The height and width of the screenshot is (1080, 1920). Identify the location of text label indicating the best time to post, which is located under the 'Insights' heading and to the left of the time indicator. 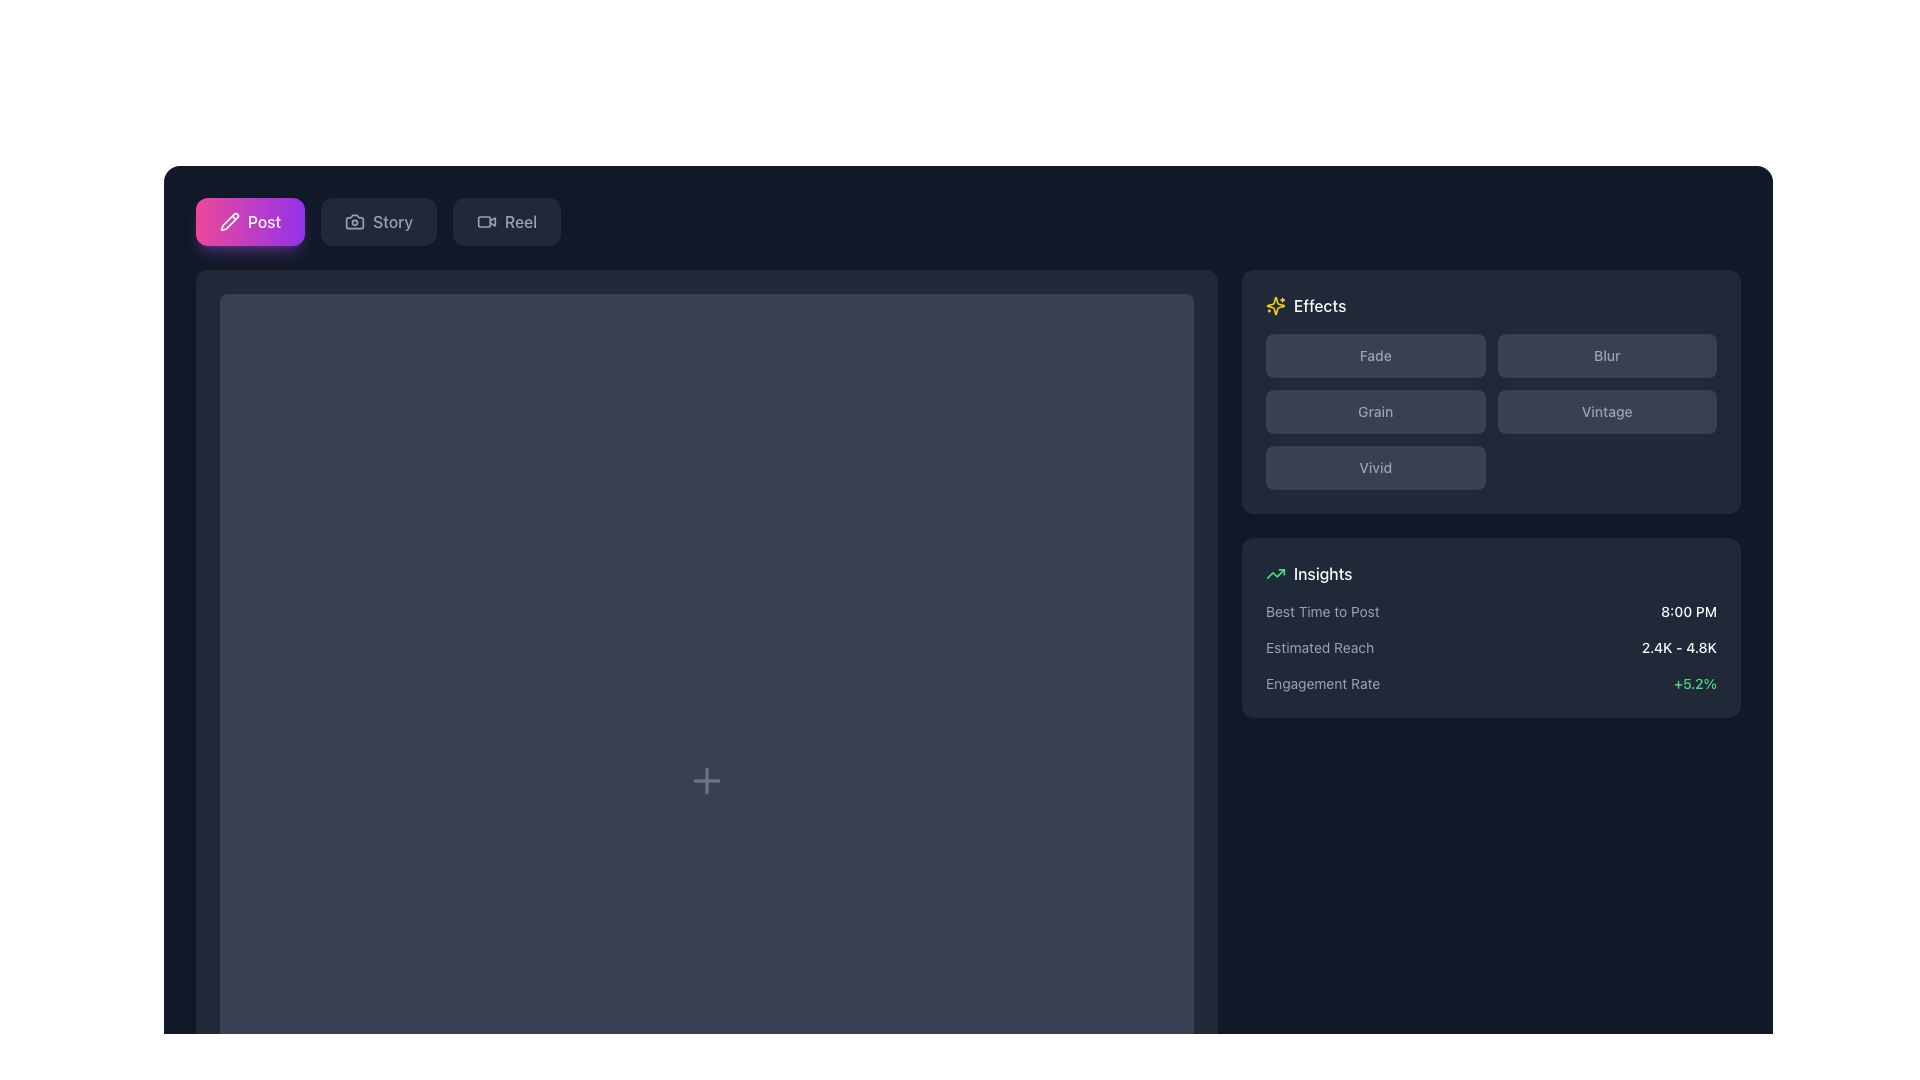
(1322, 611).